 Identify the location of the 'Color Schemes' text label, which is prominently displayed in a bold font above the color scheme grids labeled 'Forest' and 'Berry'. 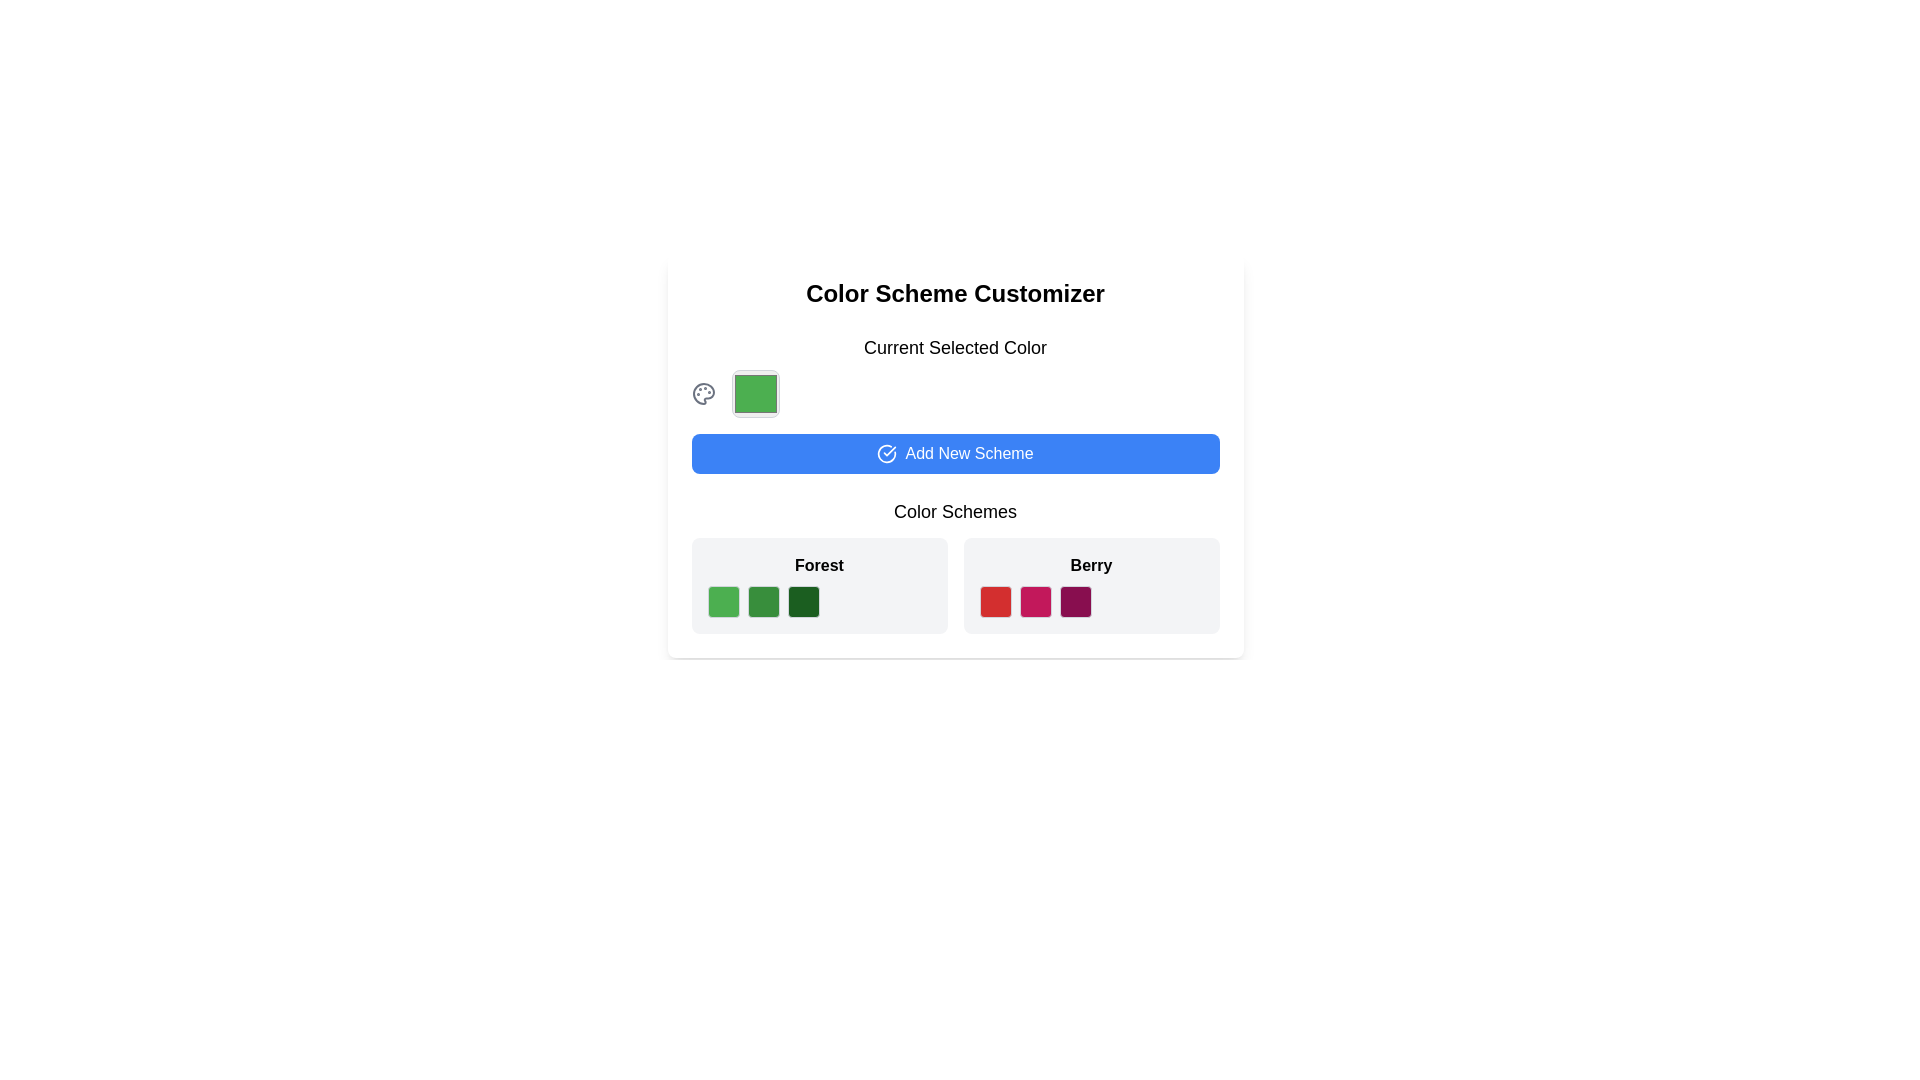
(954, 511).